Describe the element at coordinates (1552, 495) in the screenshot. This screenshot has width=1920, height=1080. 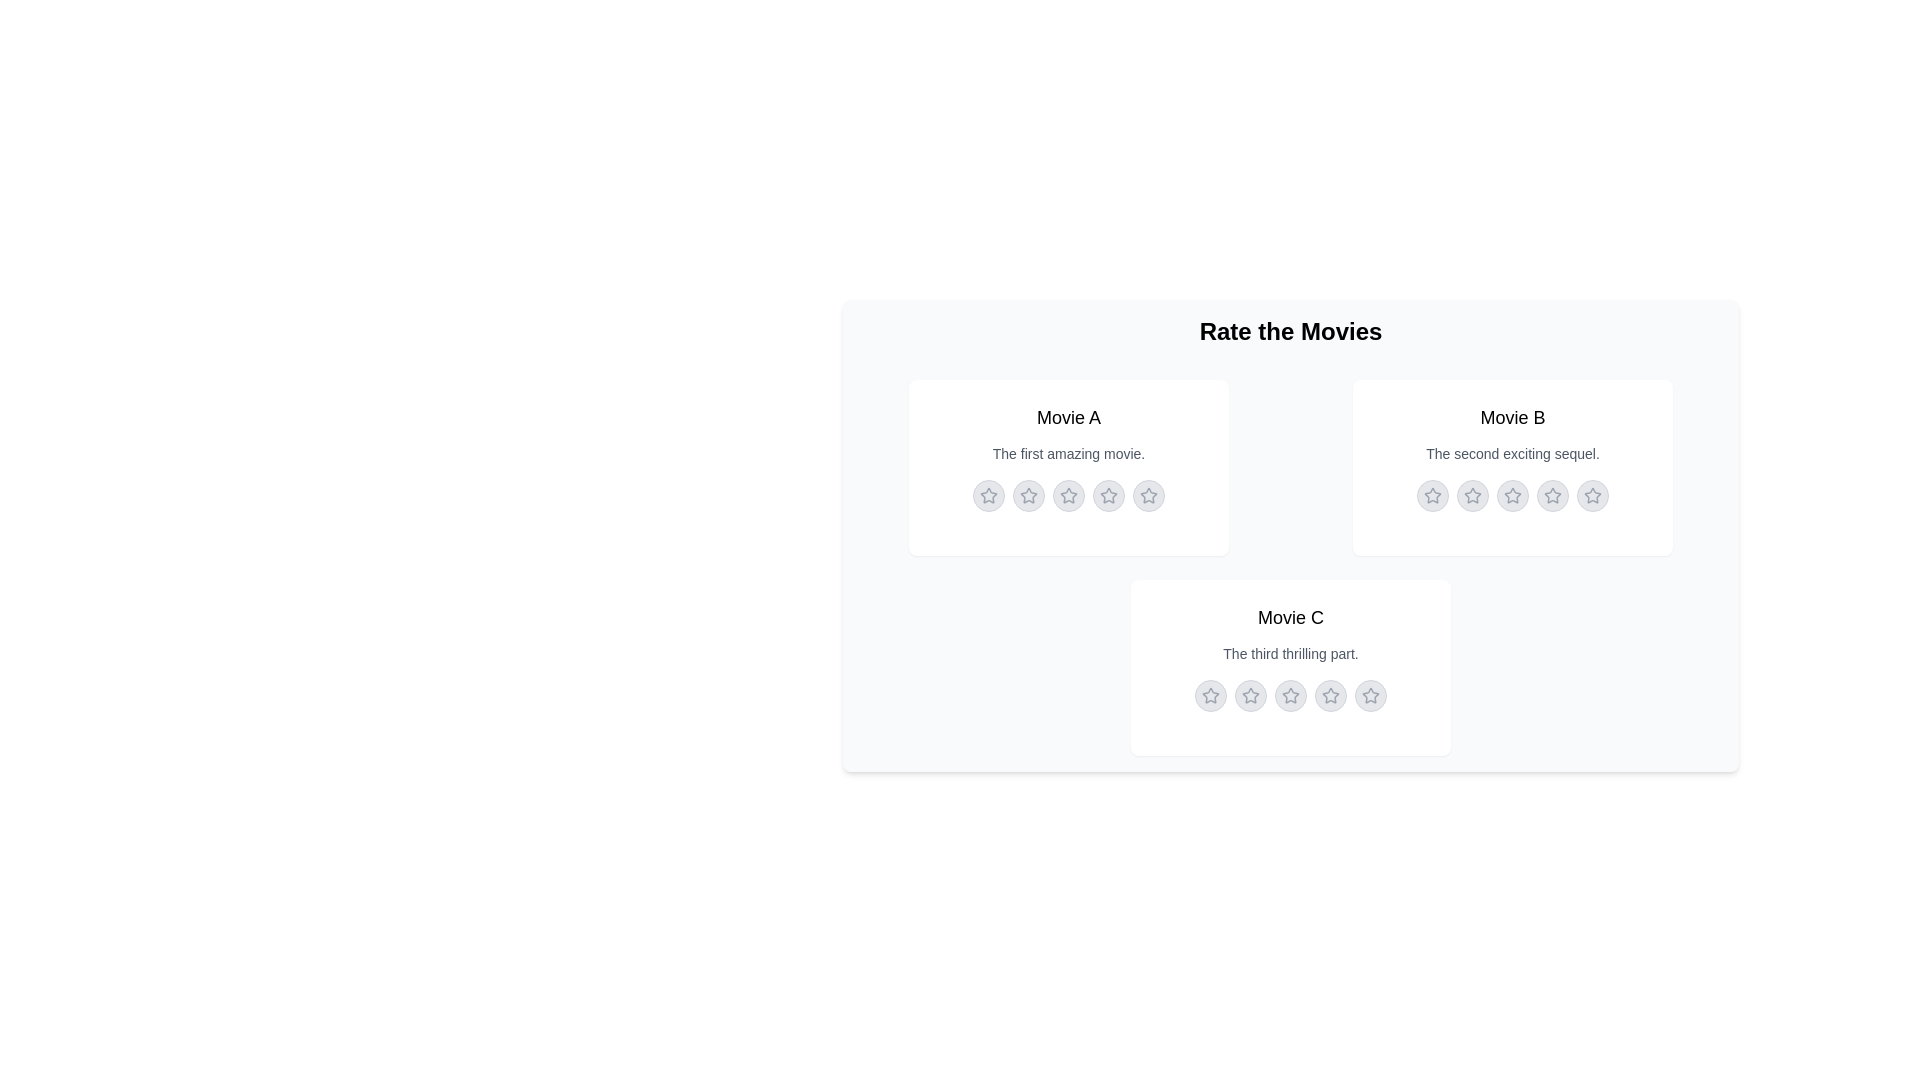
I see `the fourth star icon in the rating system for 'Movie B', which is represented as an unselected star with a gray outline` at that location.